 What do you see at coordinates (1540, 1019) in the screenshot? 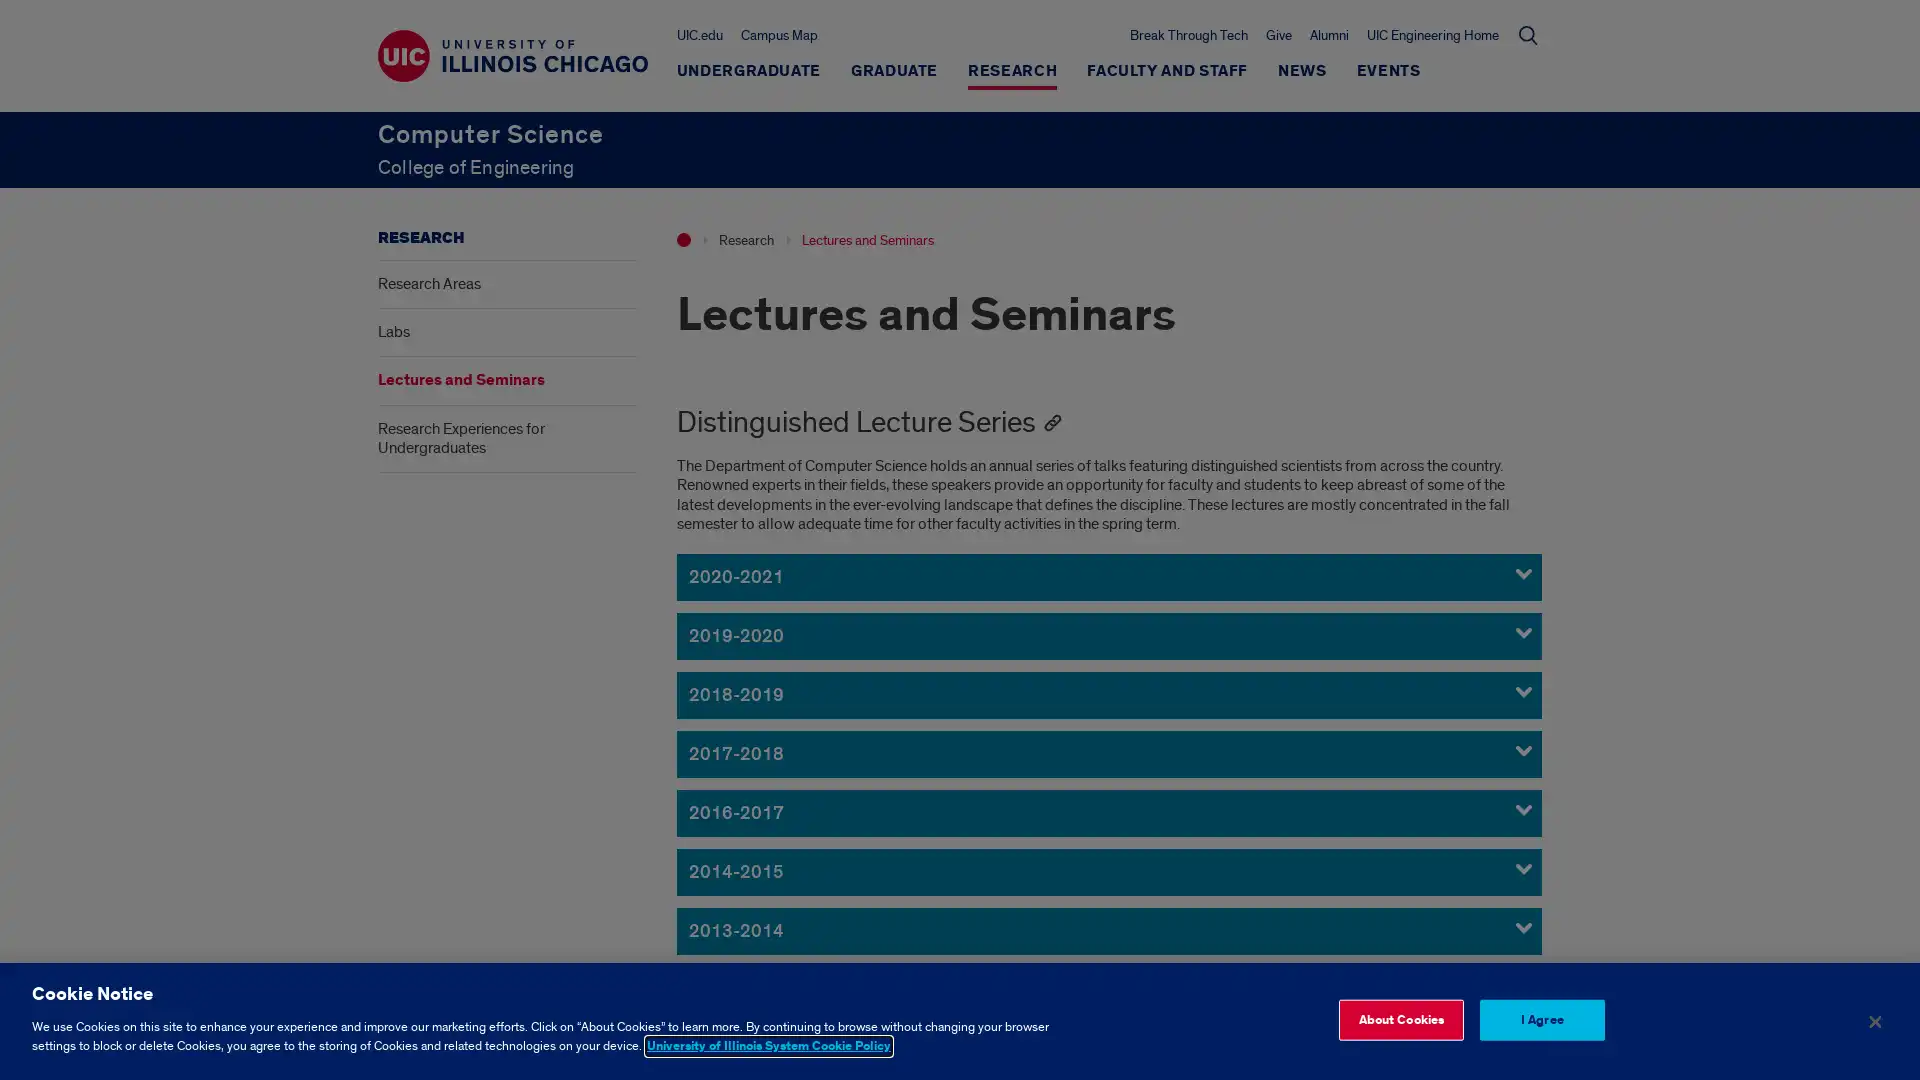
I see `I Agree` at bounding box center [1540, 1019].